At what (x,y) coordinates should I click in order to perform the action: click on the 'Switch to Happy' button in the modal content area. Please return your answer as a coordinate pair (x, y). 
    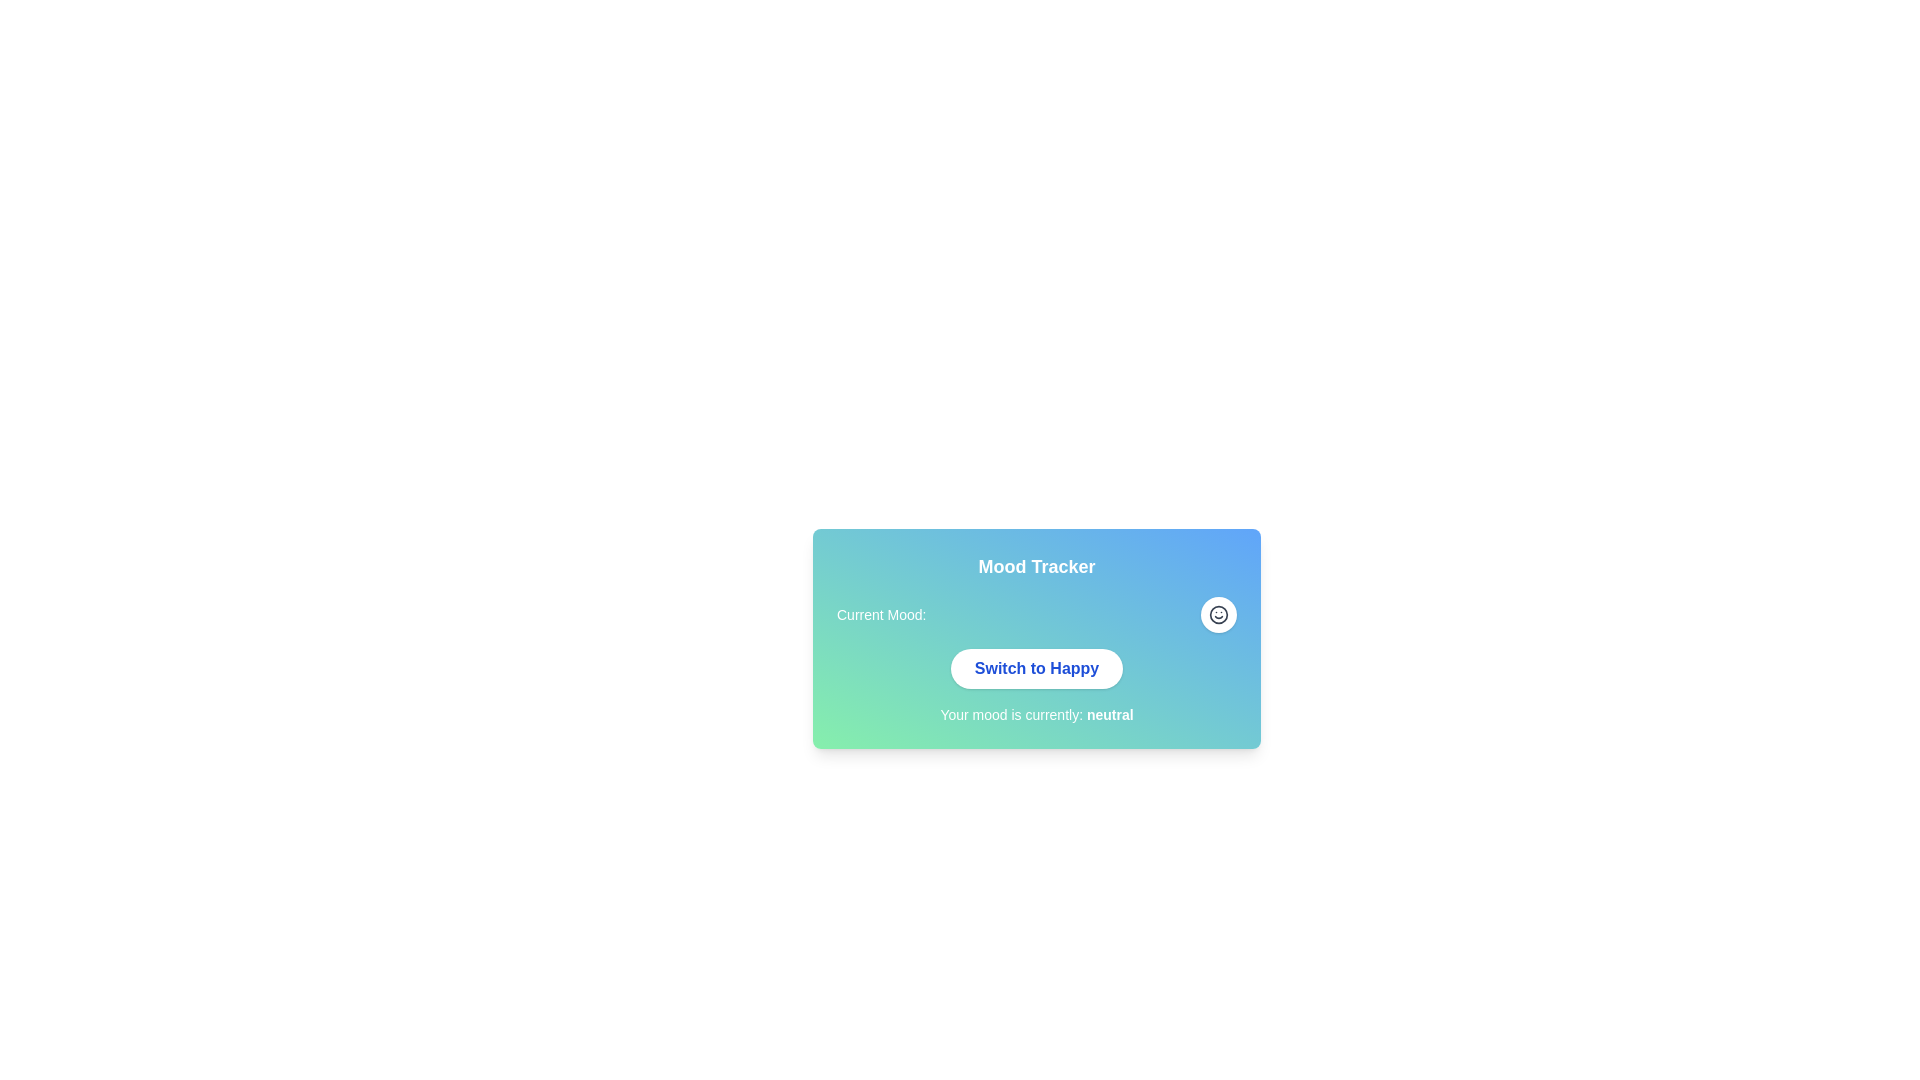
    Looking at the image, I should click on (1036, 675).